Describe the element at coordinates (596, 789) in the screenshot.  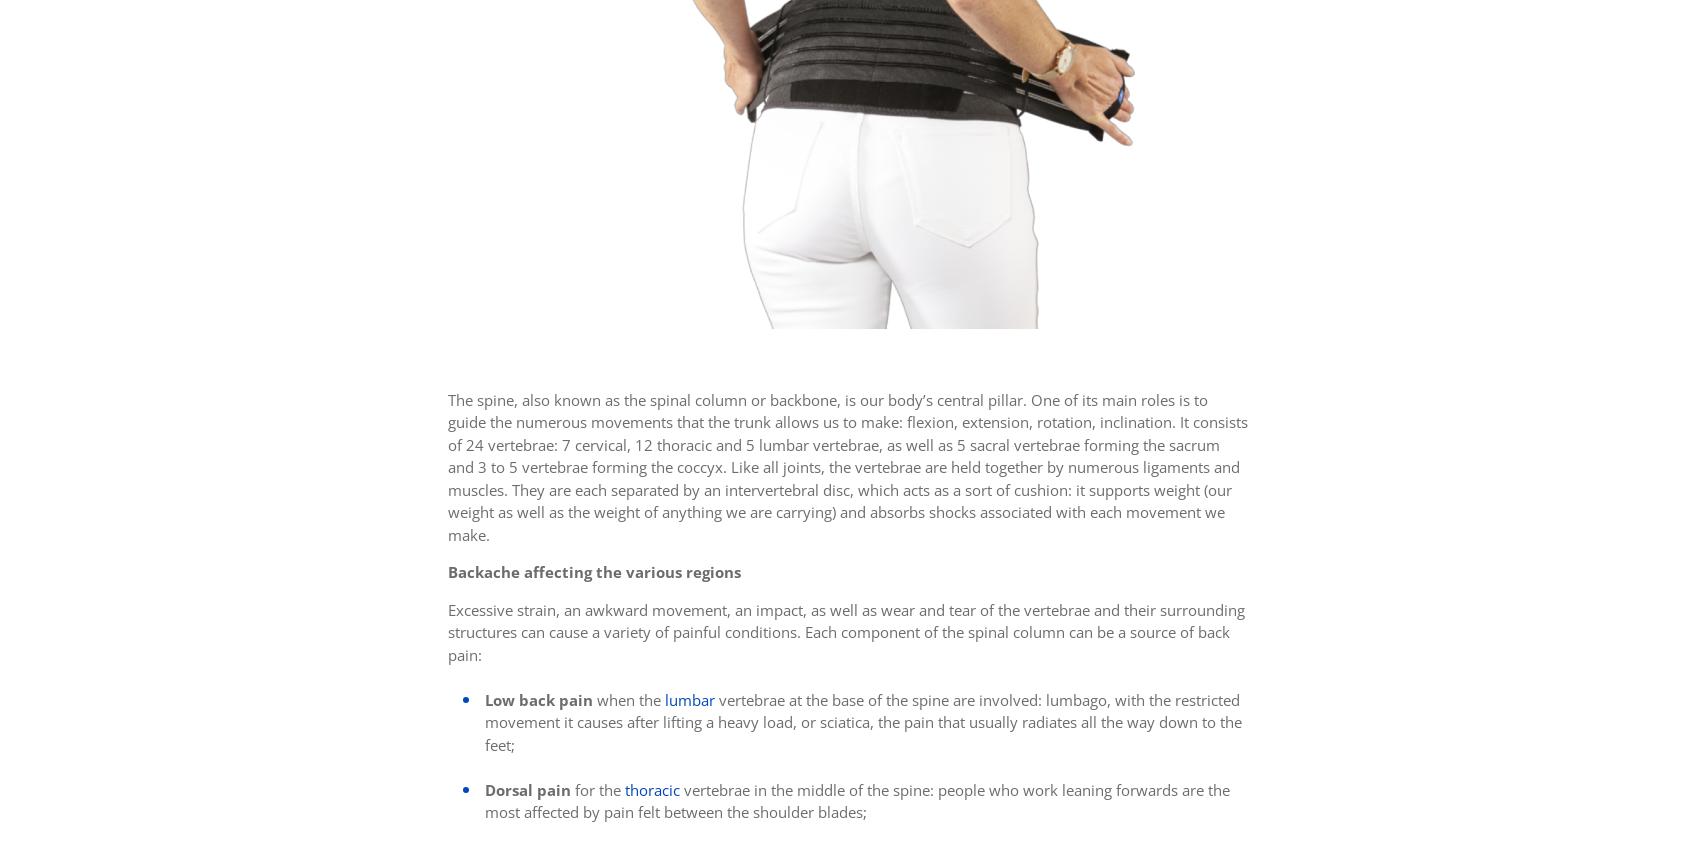
I see `'for the'` at that location.